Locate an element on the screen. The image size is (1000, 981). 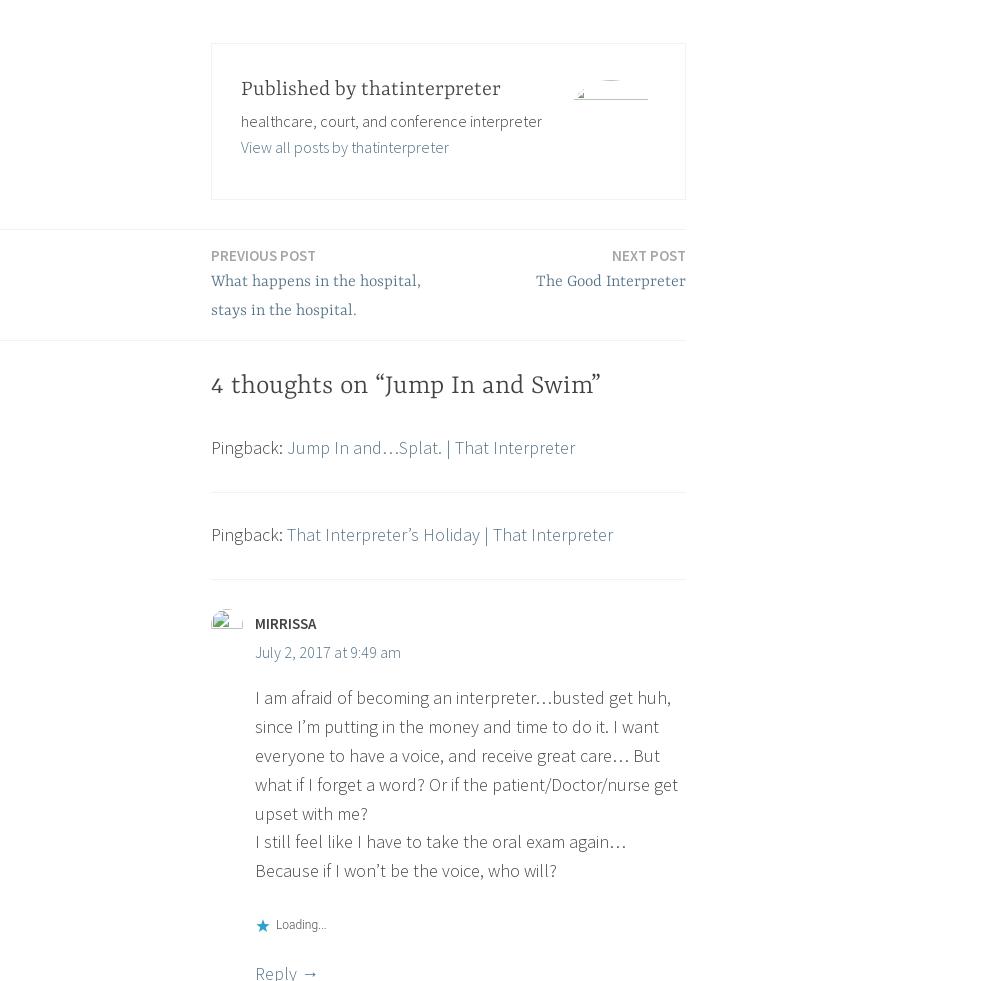
'Jump In and…Splat. | That Interpreter' is located at coordinates (431, 446).